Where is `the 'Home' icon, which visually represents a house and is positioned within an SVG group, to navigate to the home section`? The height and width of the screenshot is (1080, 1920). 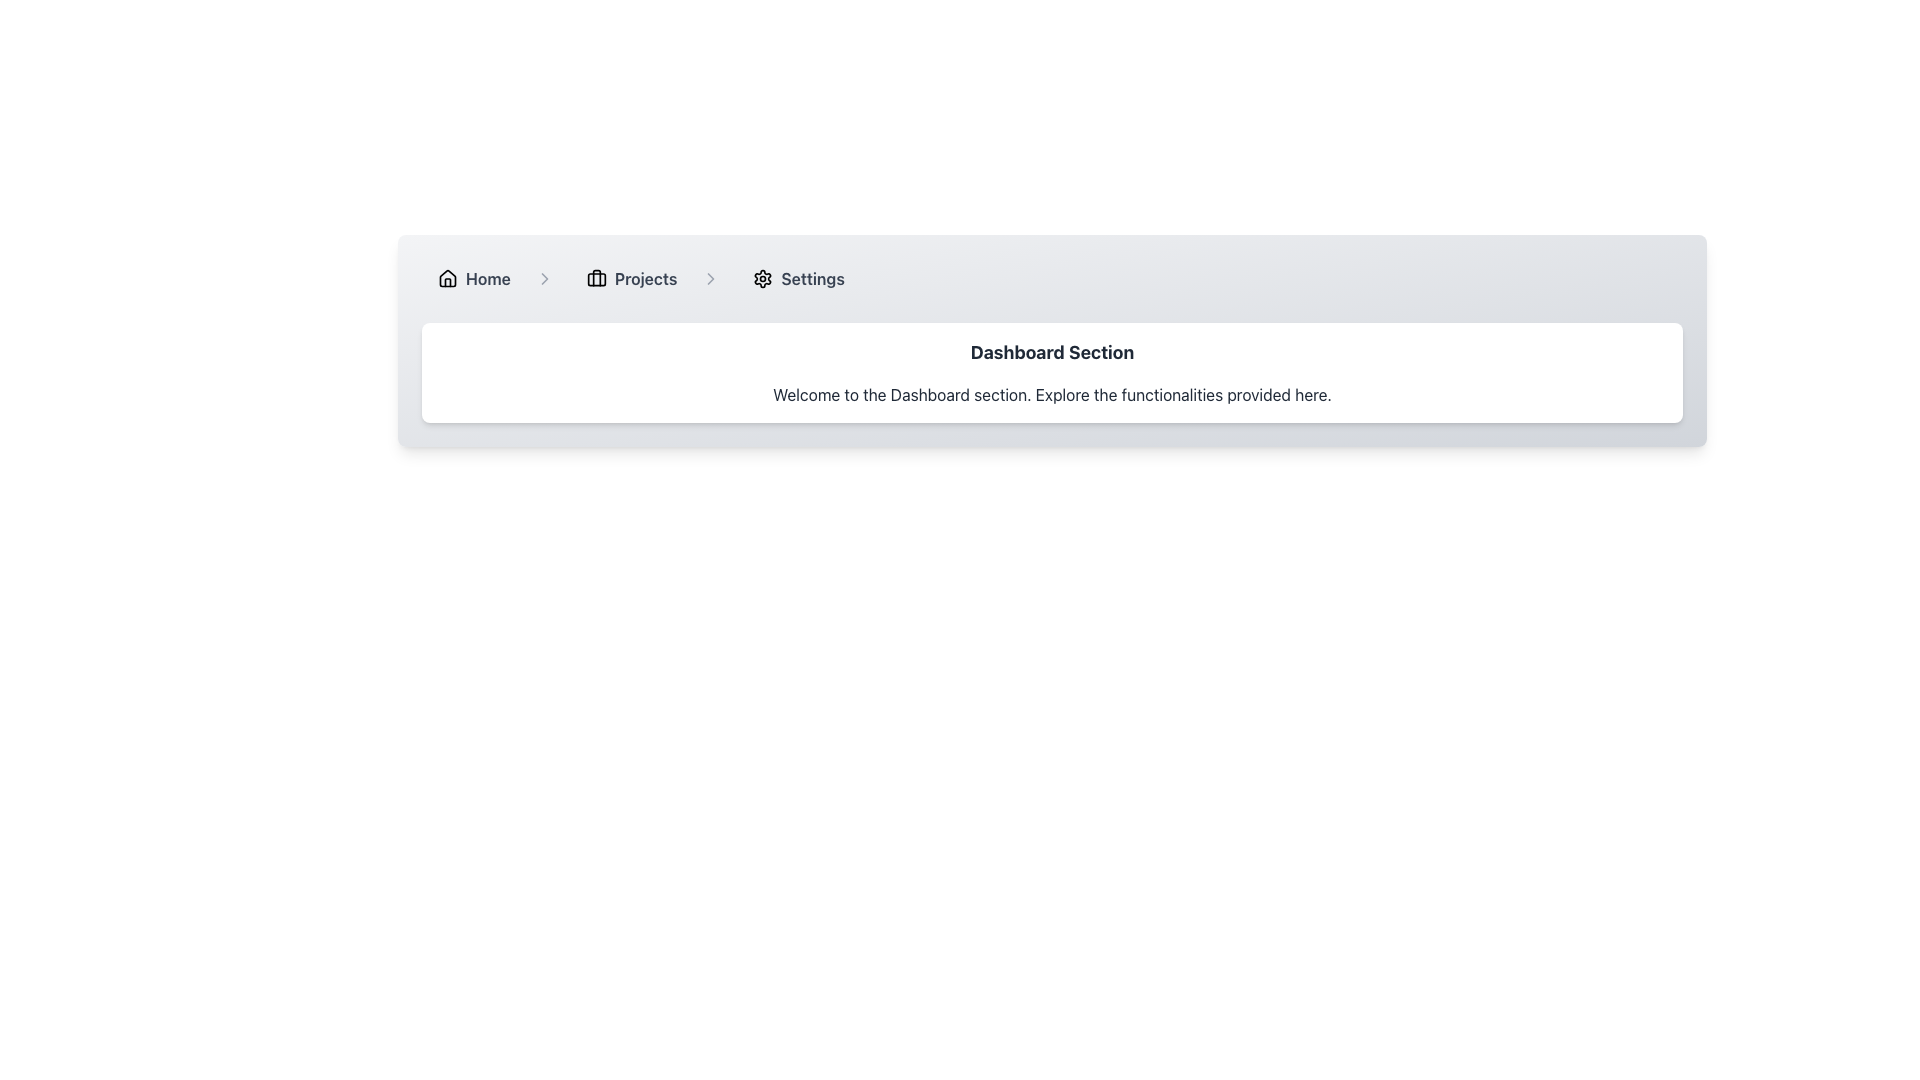
the 'Home' icon, which visually represents a house and is positioned within an SVG group, to navigate to the home section is located at coordinates (446, 277).